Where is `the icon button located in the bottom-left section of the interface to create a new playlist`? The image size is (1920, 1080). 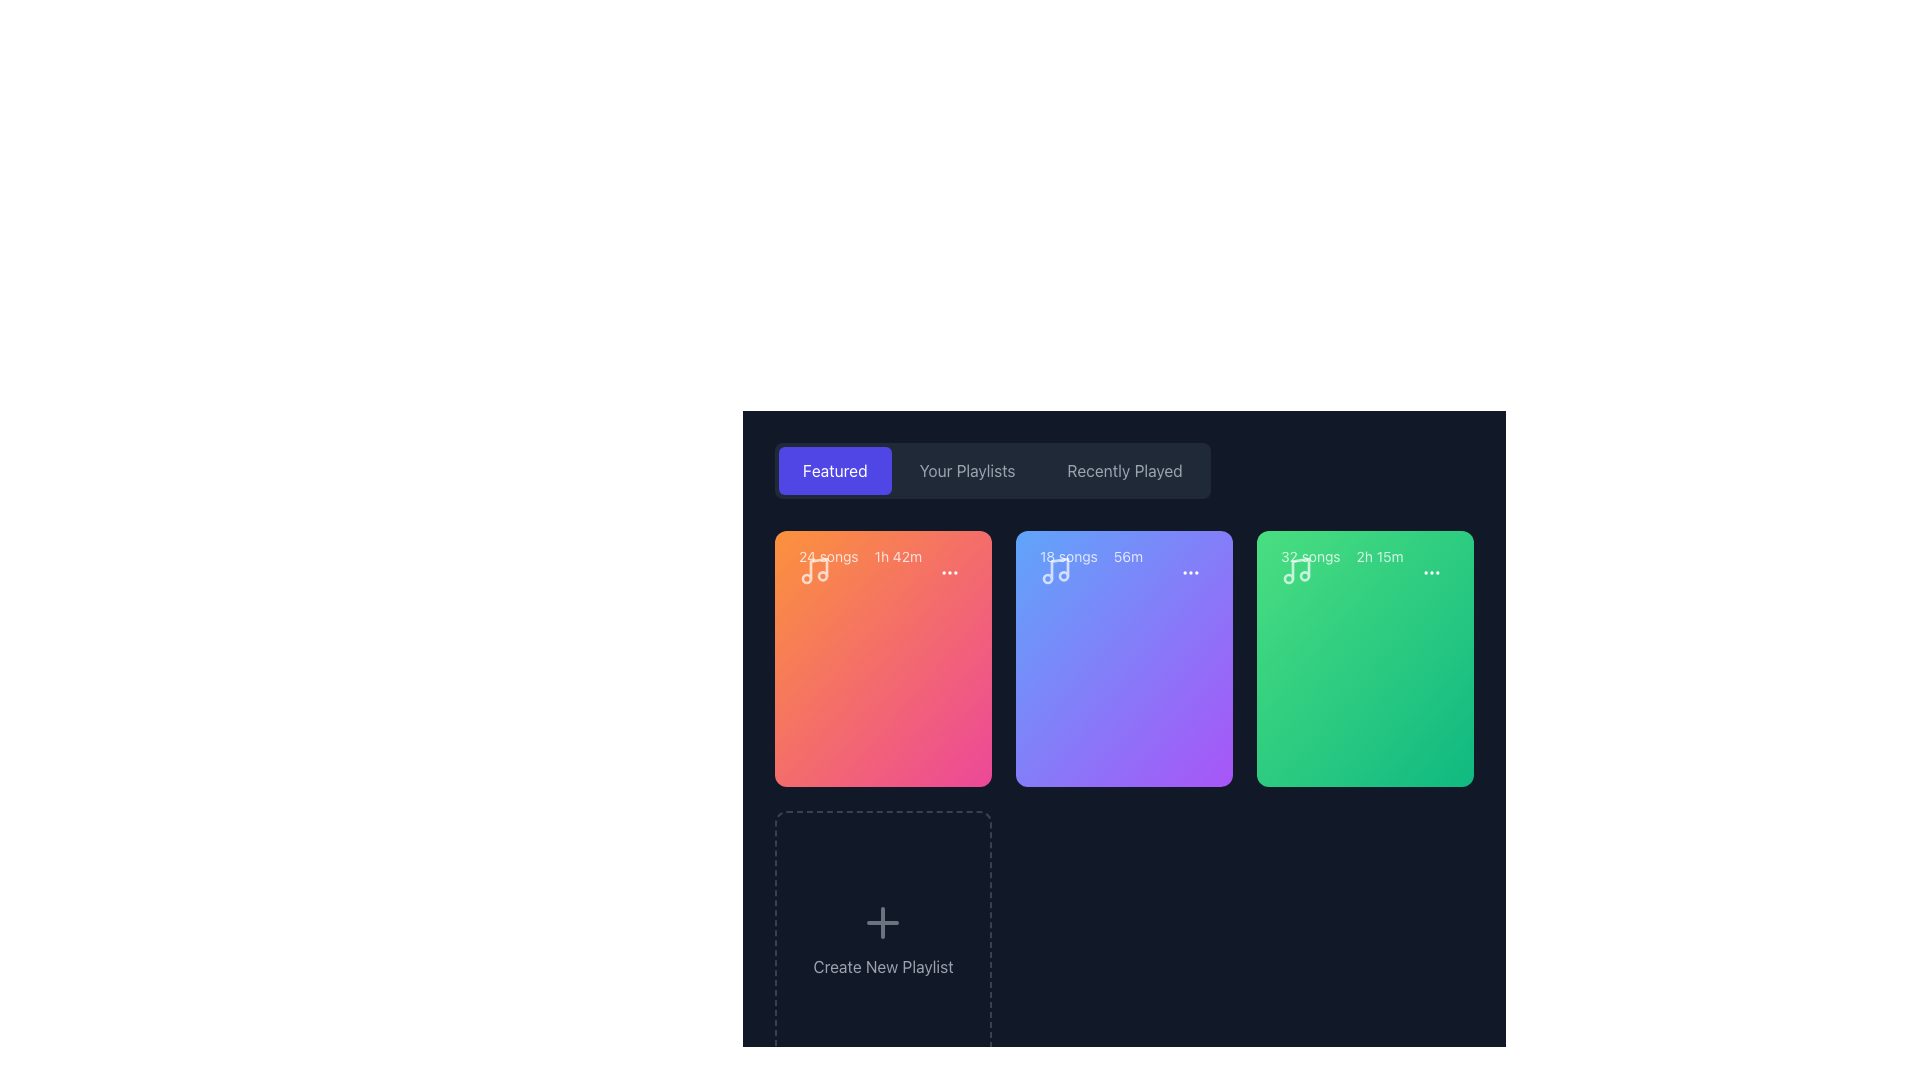
the icon button located in the bottom-left section of the interface to create a new playlist is located at coordinates (882, 922).